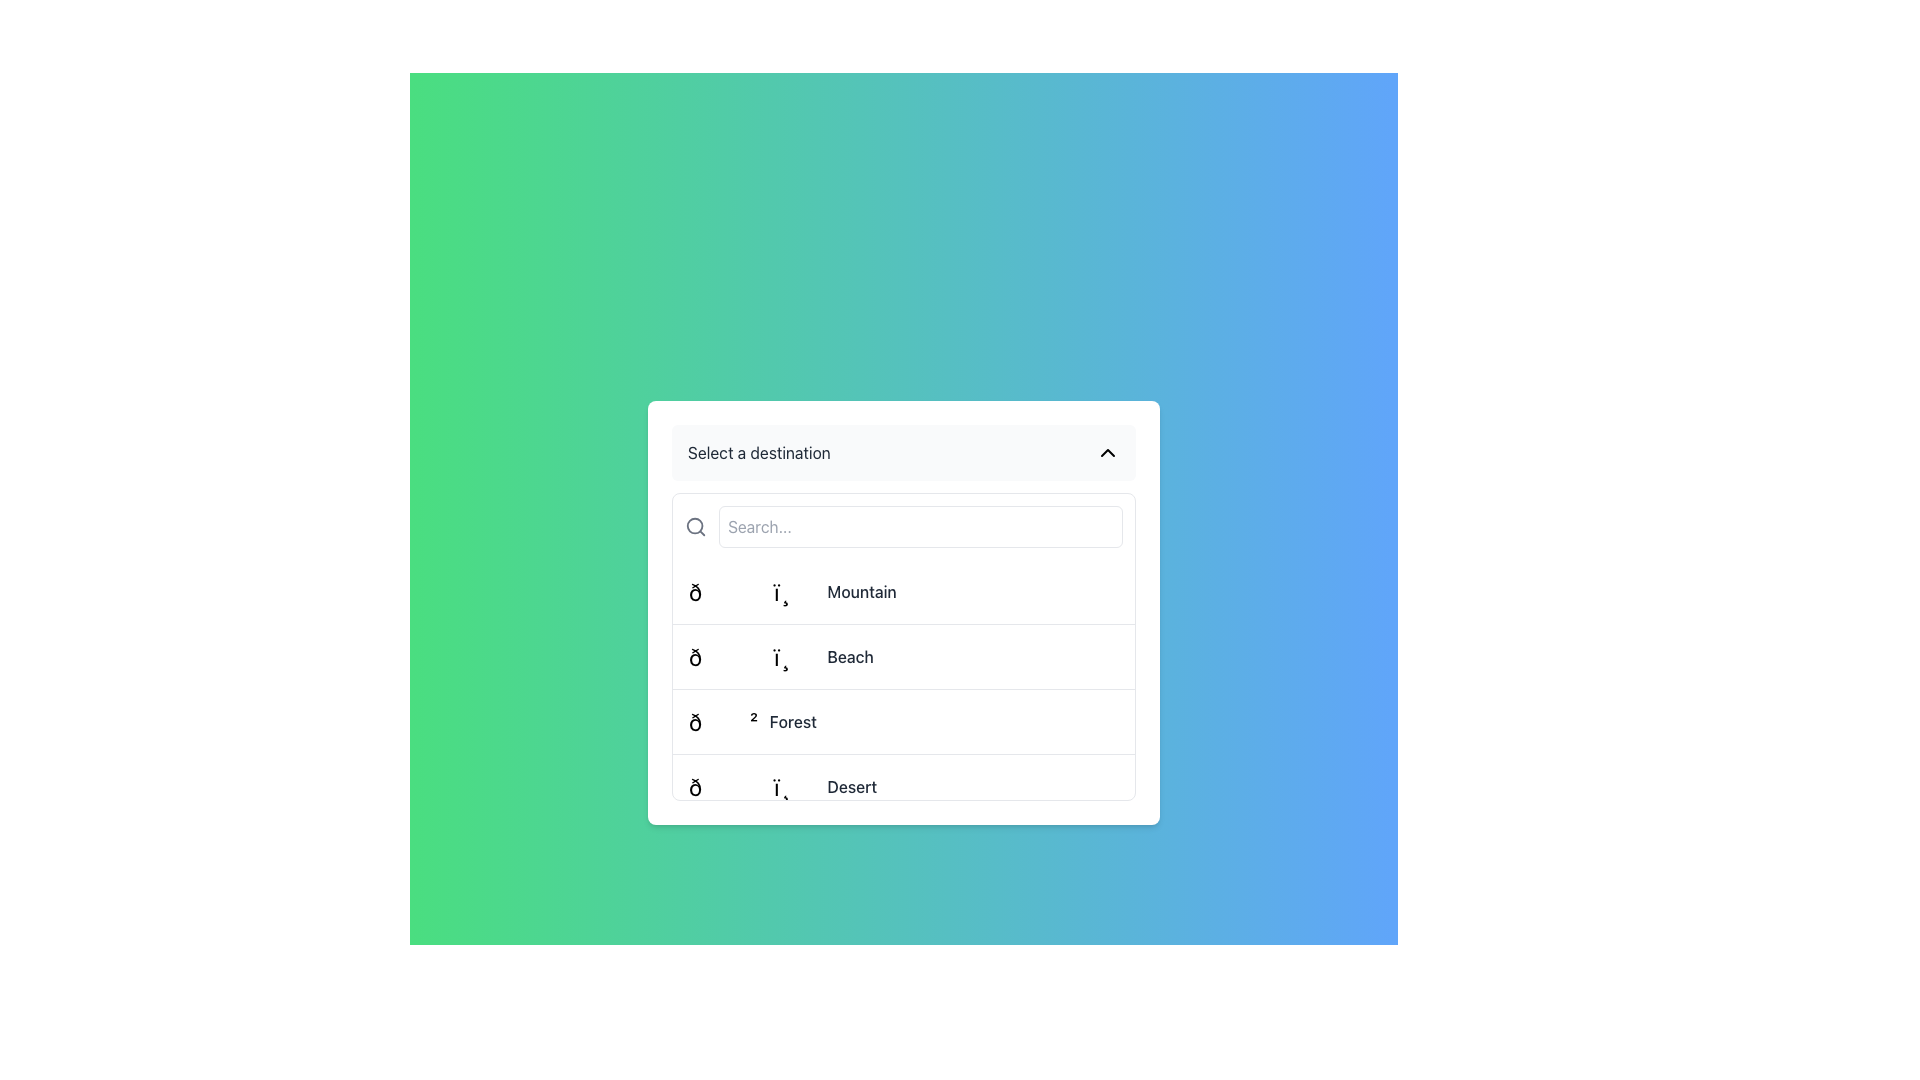 Image resolution: width=1920 pixels, height=1080 pixels. Describe the element at coordinates (850, 656) in the screenshot. I see `text displayed as 'Beach' which is a medium-weight dark-gray text component, positioned as the second entry in the dropdown list next to an emoji icon` at that location.